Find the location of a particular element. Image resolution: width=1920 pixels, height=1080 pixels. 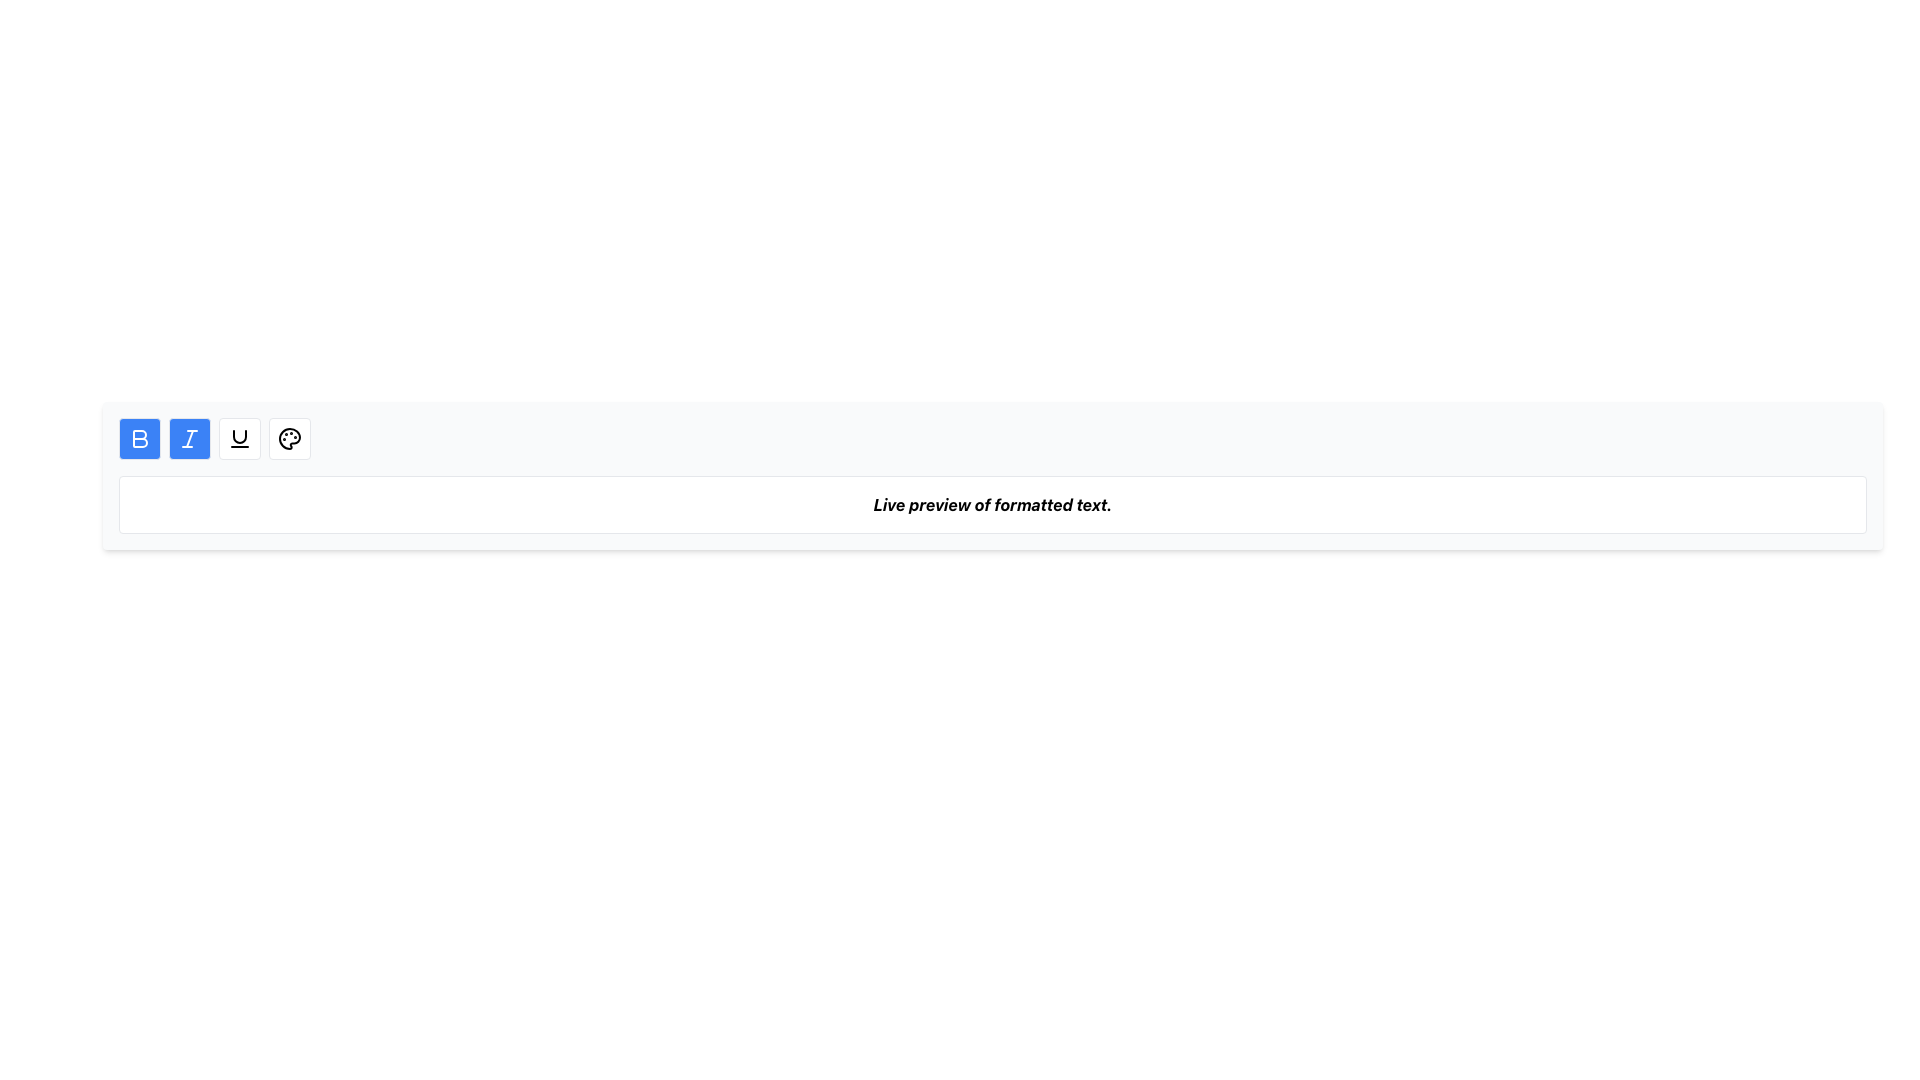

the bold styling button located is located at coordinates (138, 438).